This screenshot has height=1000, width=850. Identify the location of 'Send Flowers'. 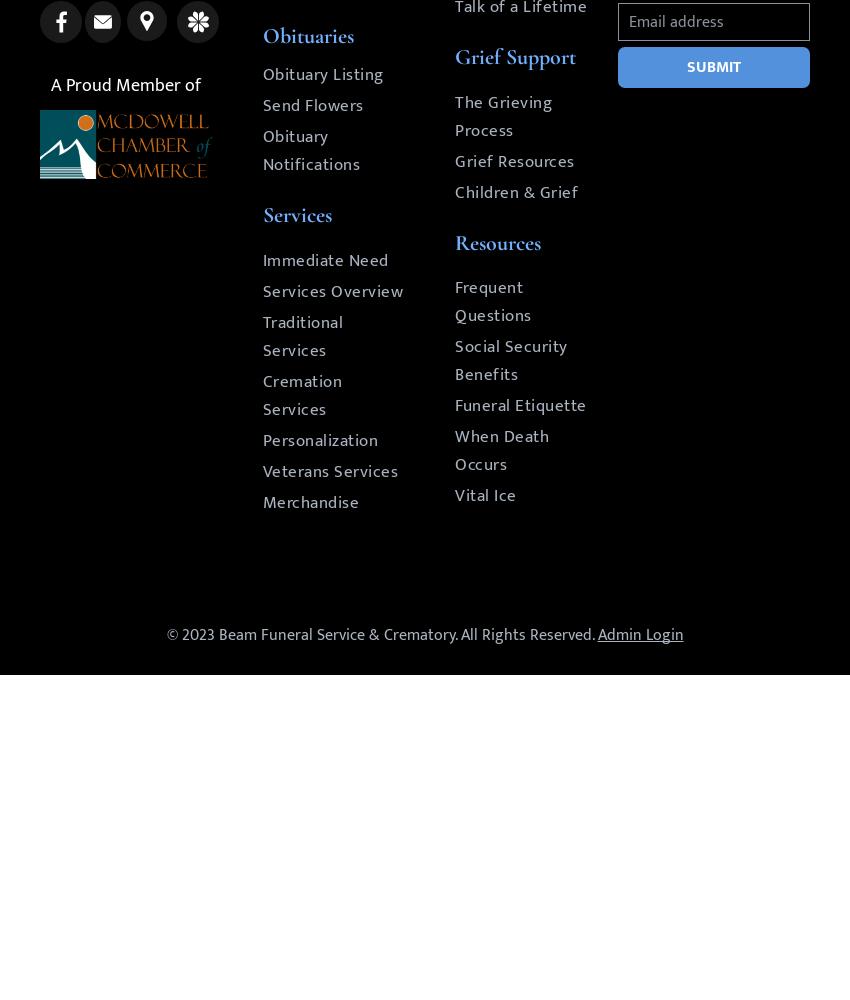
(312, 105).